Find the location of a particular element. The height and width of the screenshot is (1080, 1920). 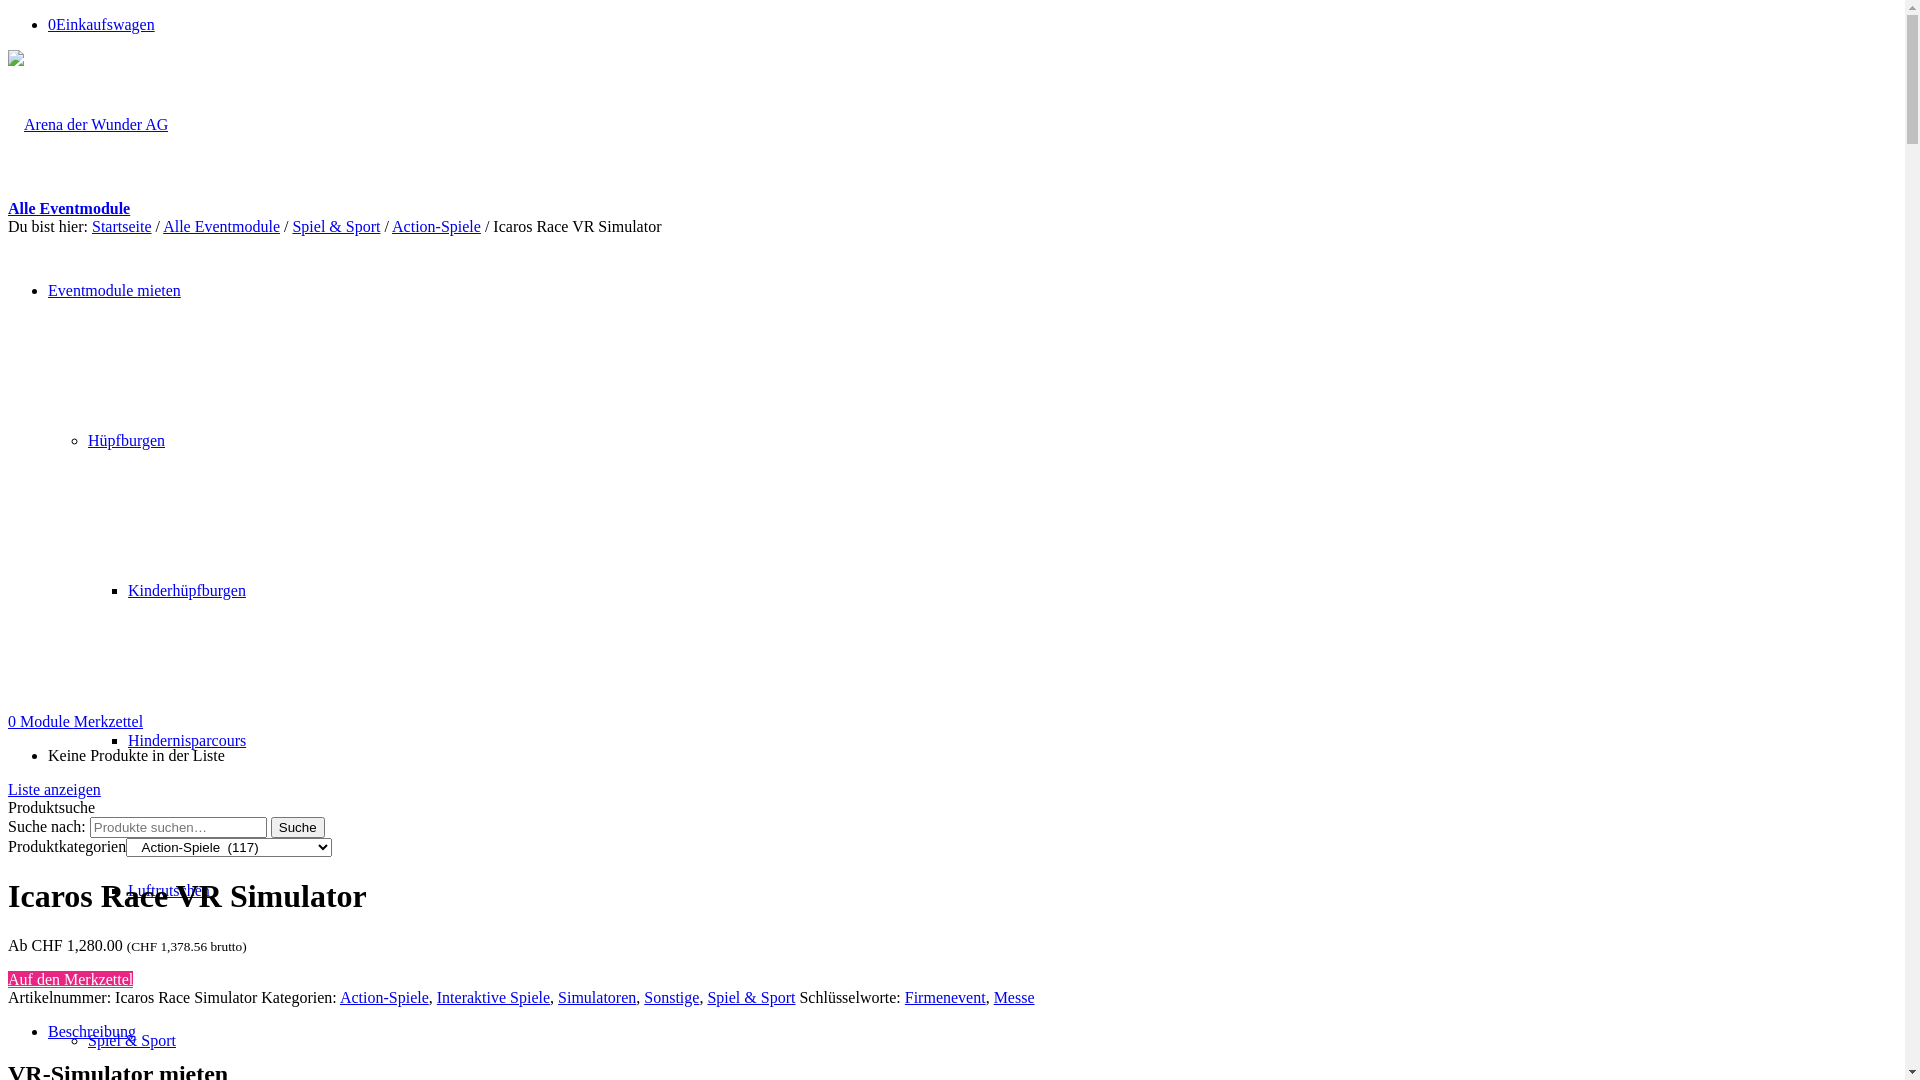

'Action-Spiele' is located at coordinates (435, 225).